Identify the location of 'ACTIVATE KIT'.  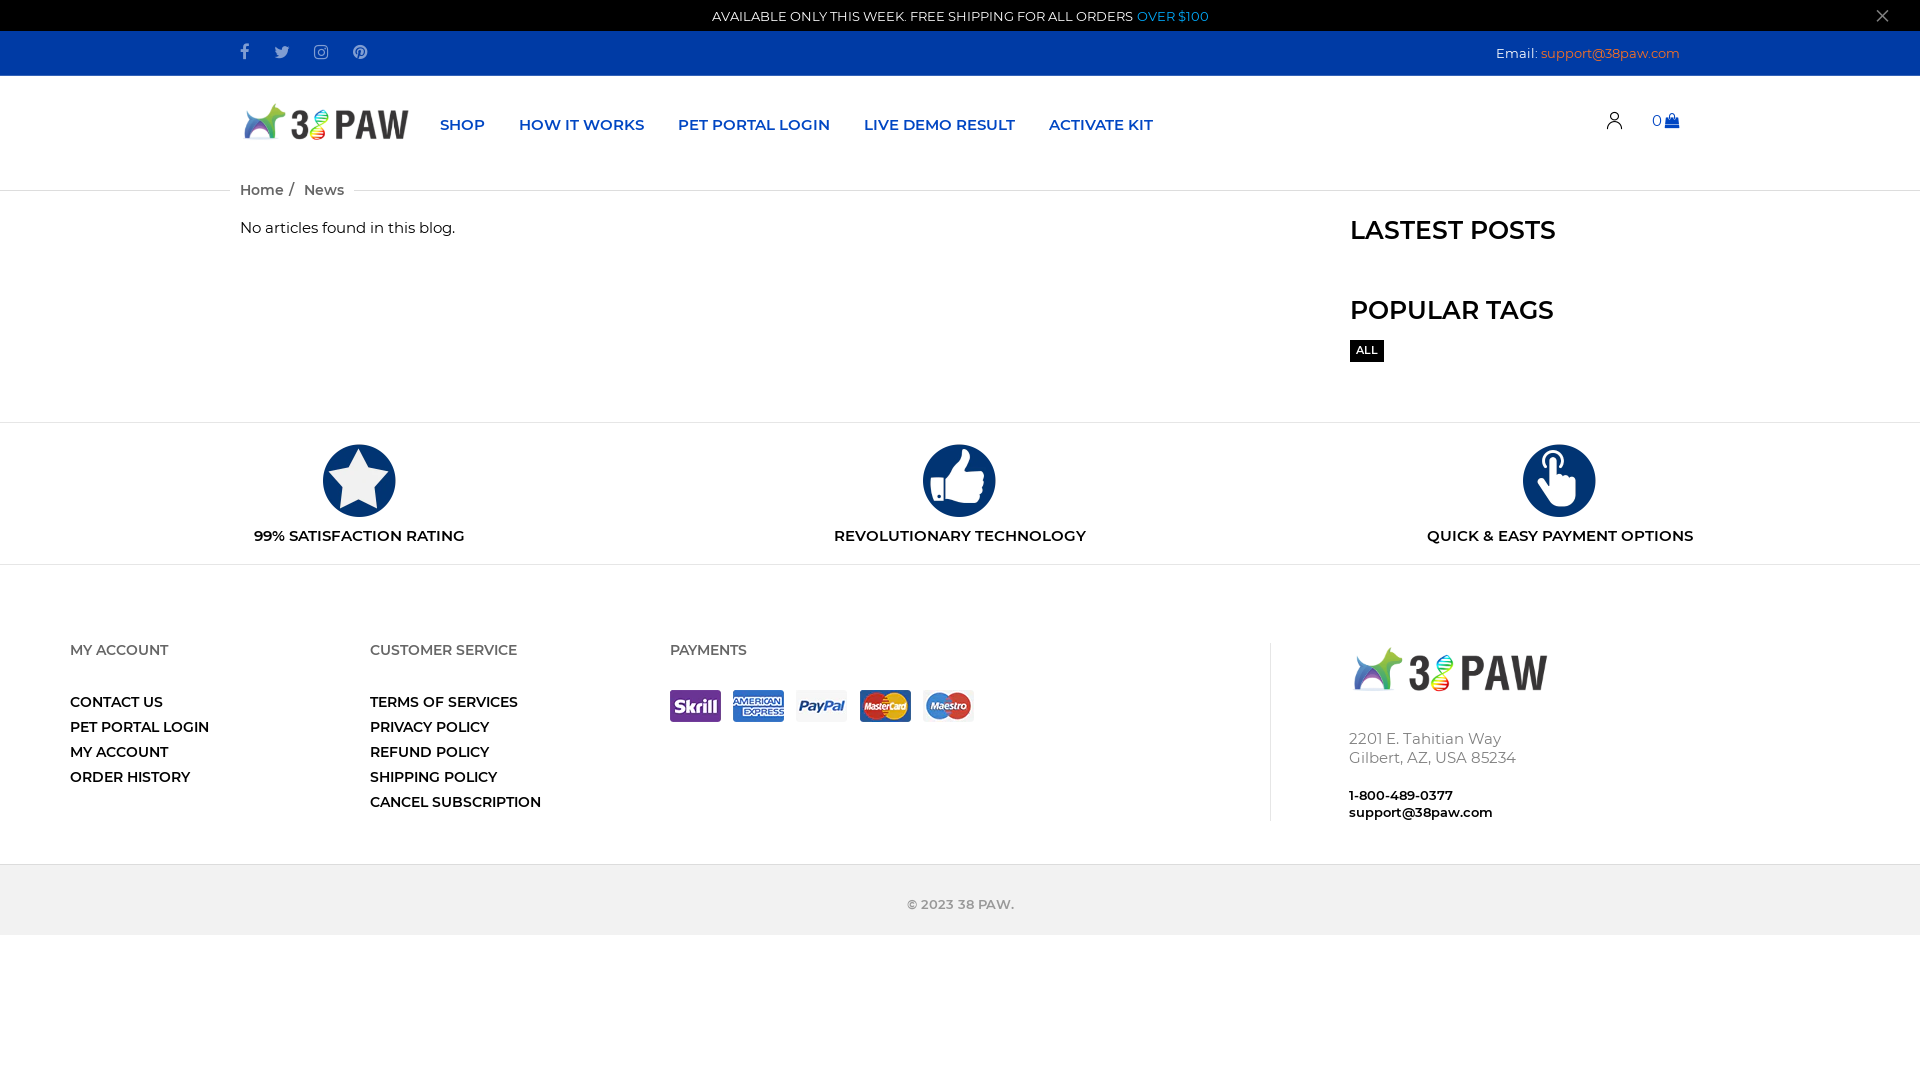
(1099, 123).